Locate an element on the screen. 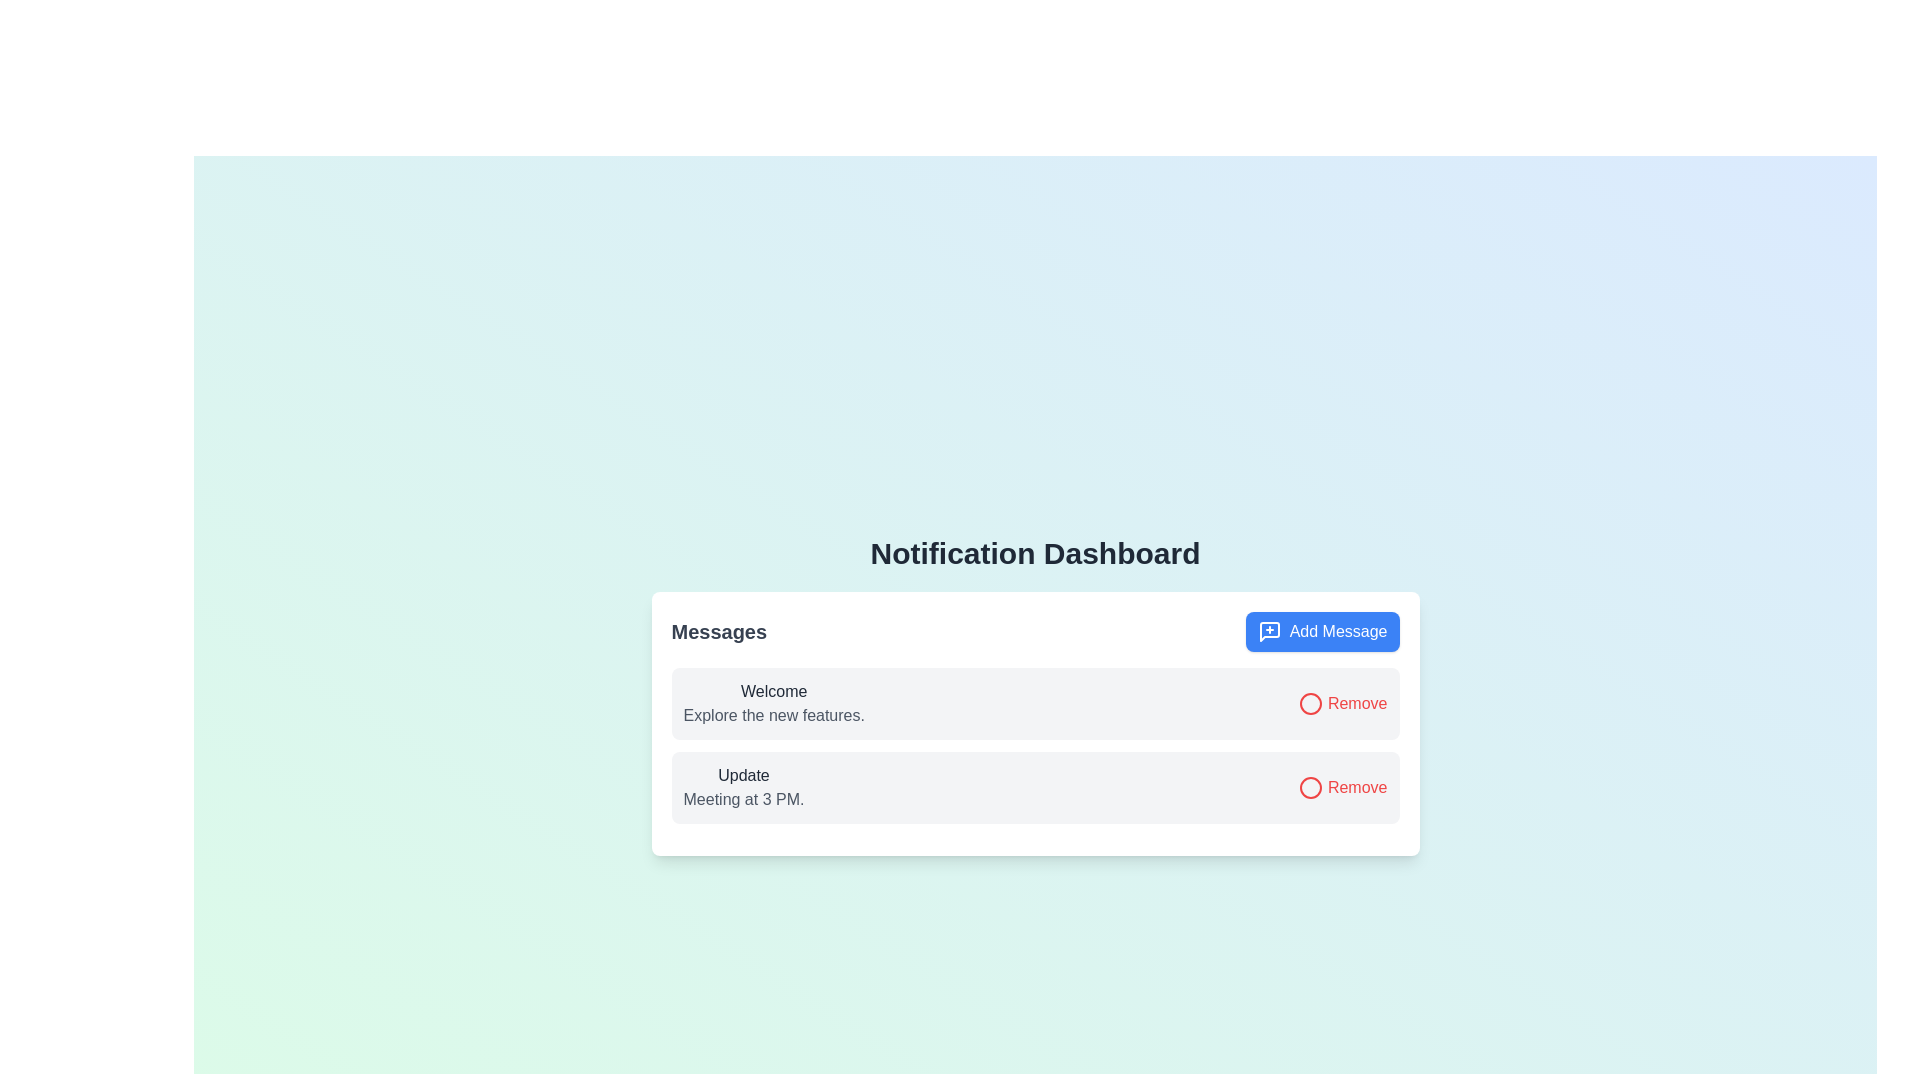  the red-text button labeled 'Remove' located at the far right of the message group 'Welcome - Explore the new features.' is located at coordinates (1343, 702).